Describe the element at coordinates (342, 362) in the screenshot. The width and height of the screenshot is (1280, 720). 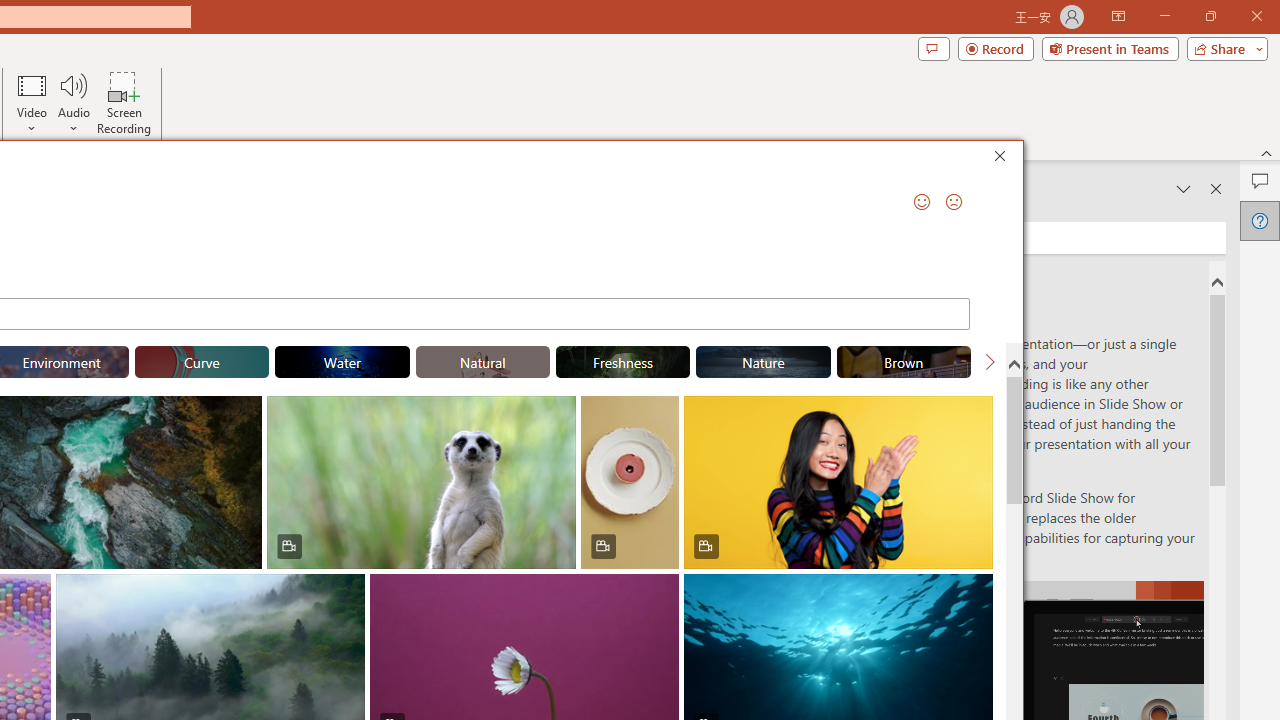
I see `'"Water" Stock Videos.'` at that location.